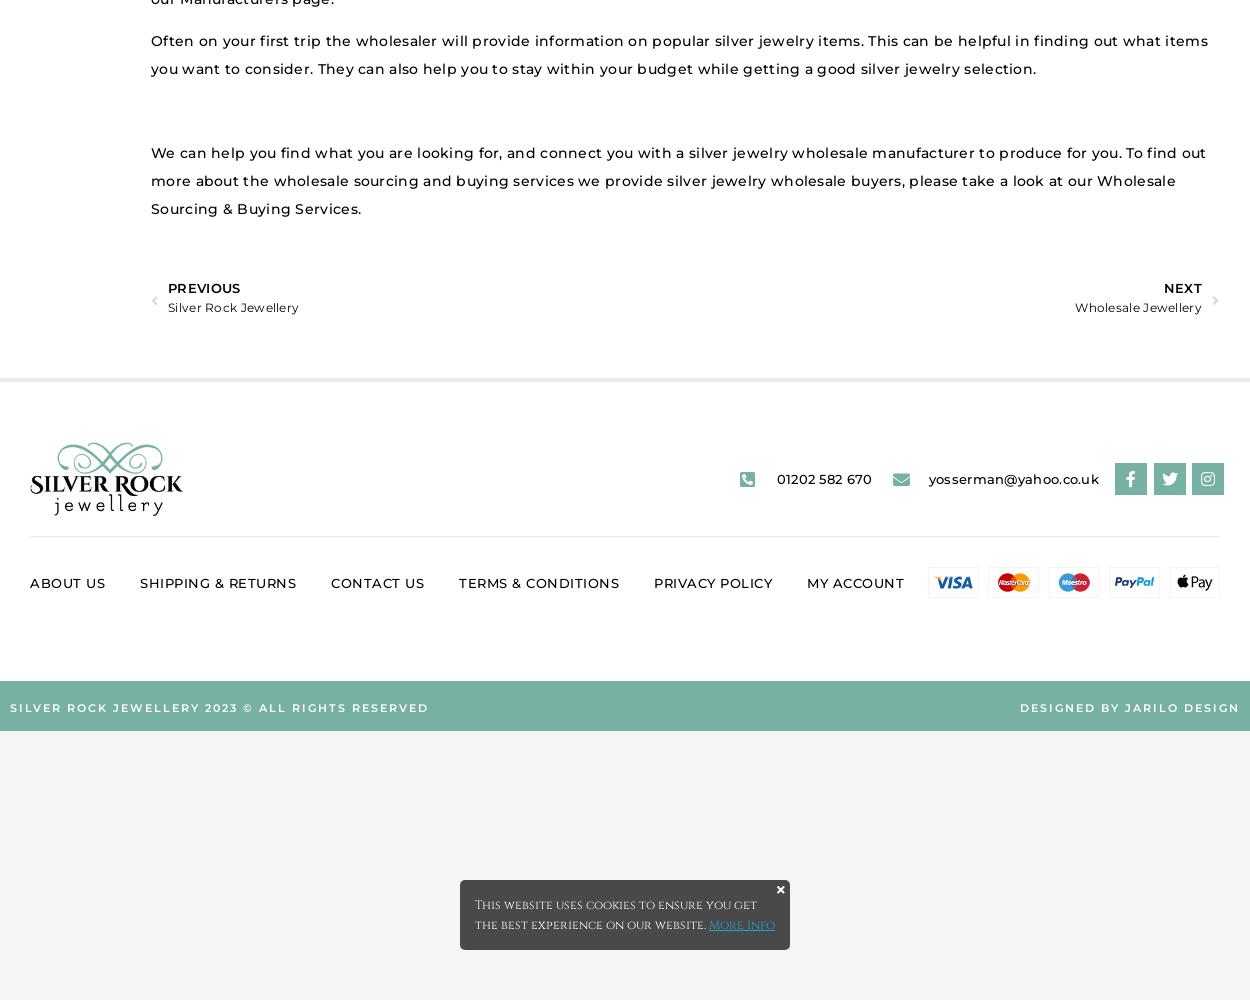 The height and width of the screenshot is (1000, 1250). I want to click on 'Wholesale Jewellery', so click(1138, 307).